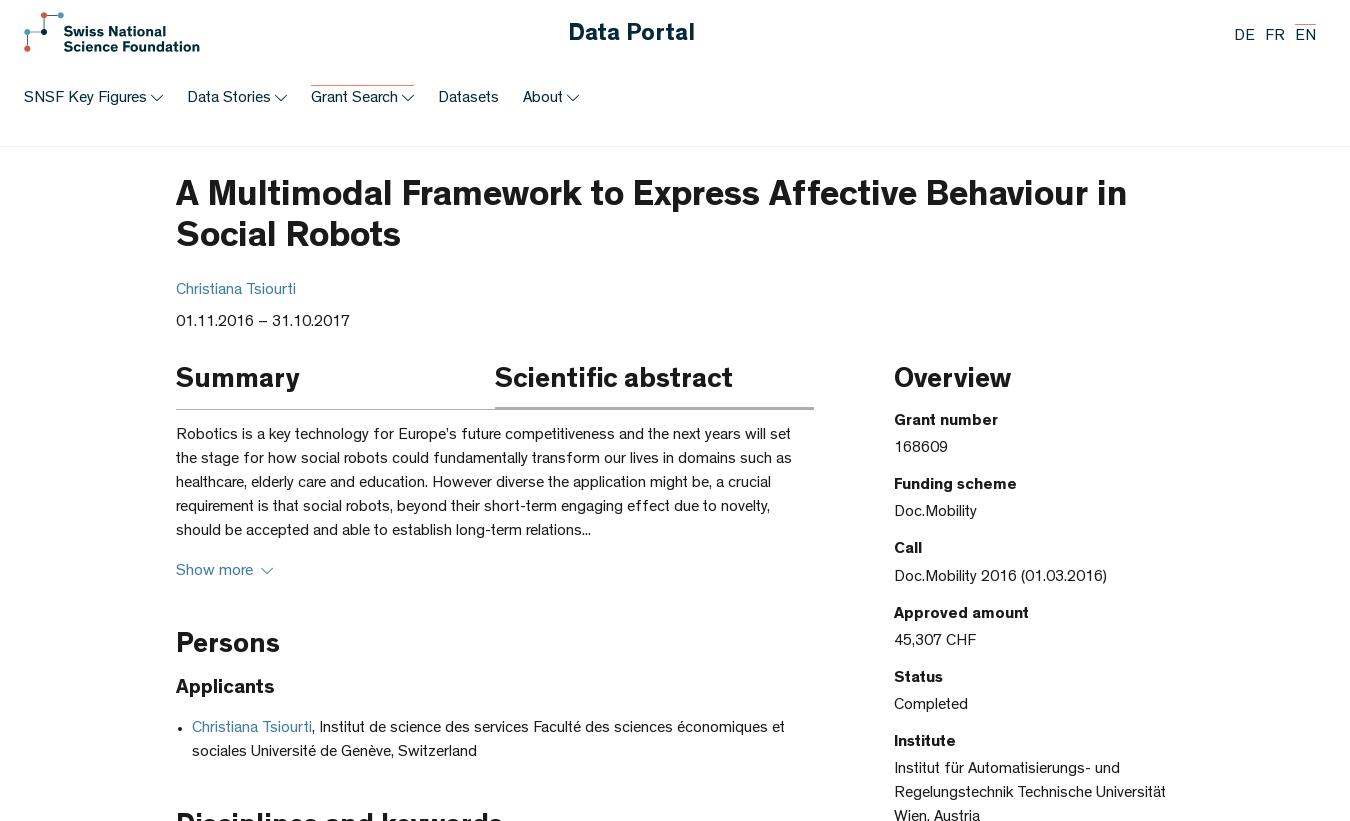 The height and width of the screenshot is (821, 1350). What do you see at coordinates (929, 705) in the screenshot?
I see `'Completed'` at bounding box center [929, 705].